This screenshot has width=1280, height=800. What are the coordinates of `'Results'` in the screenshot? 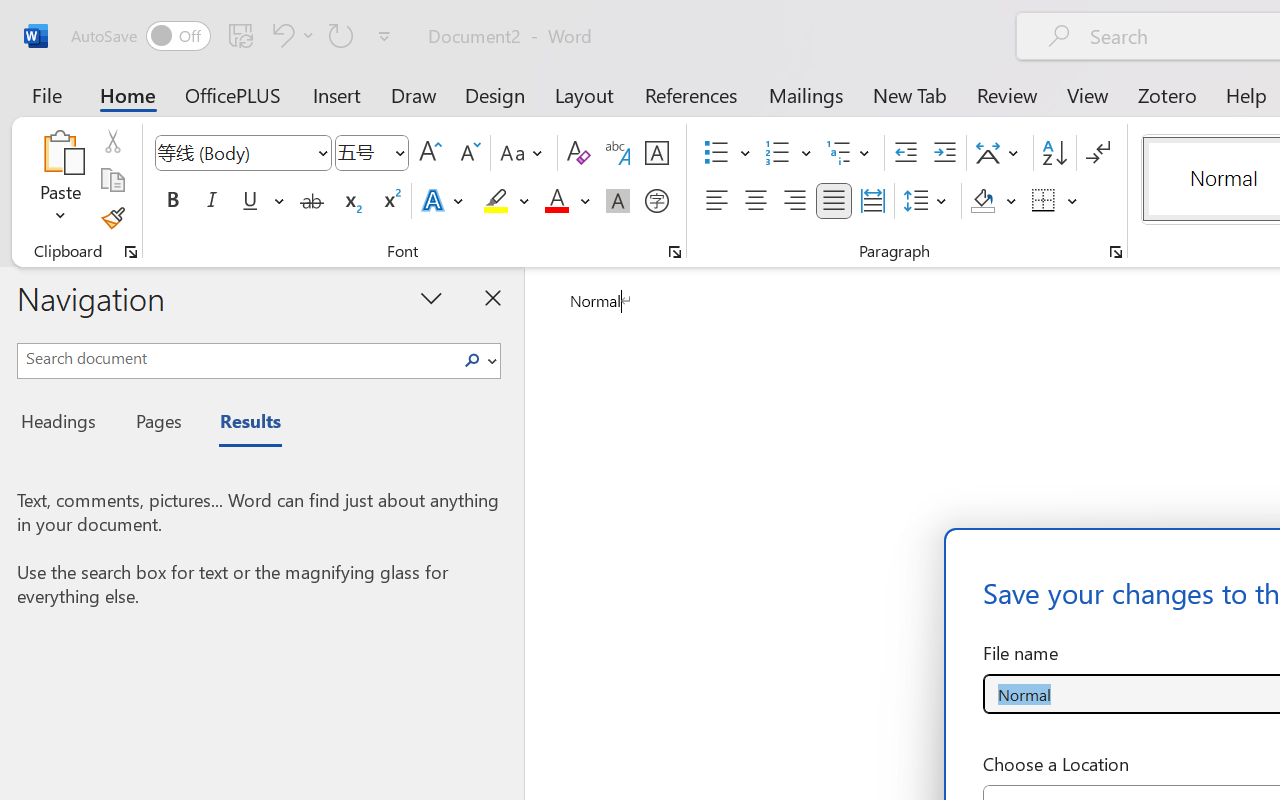 It's located at (240, 424).